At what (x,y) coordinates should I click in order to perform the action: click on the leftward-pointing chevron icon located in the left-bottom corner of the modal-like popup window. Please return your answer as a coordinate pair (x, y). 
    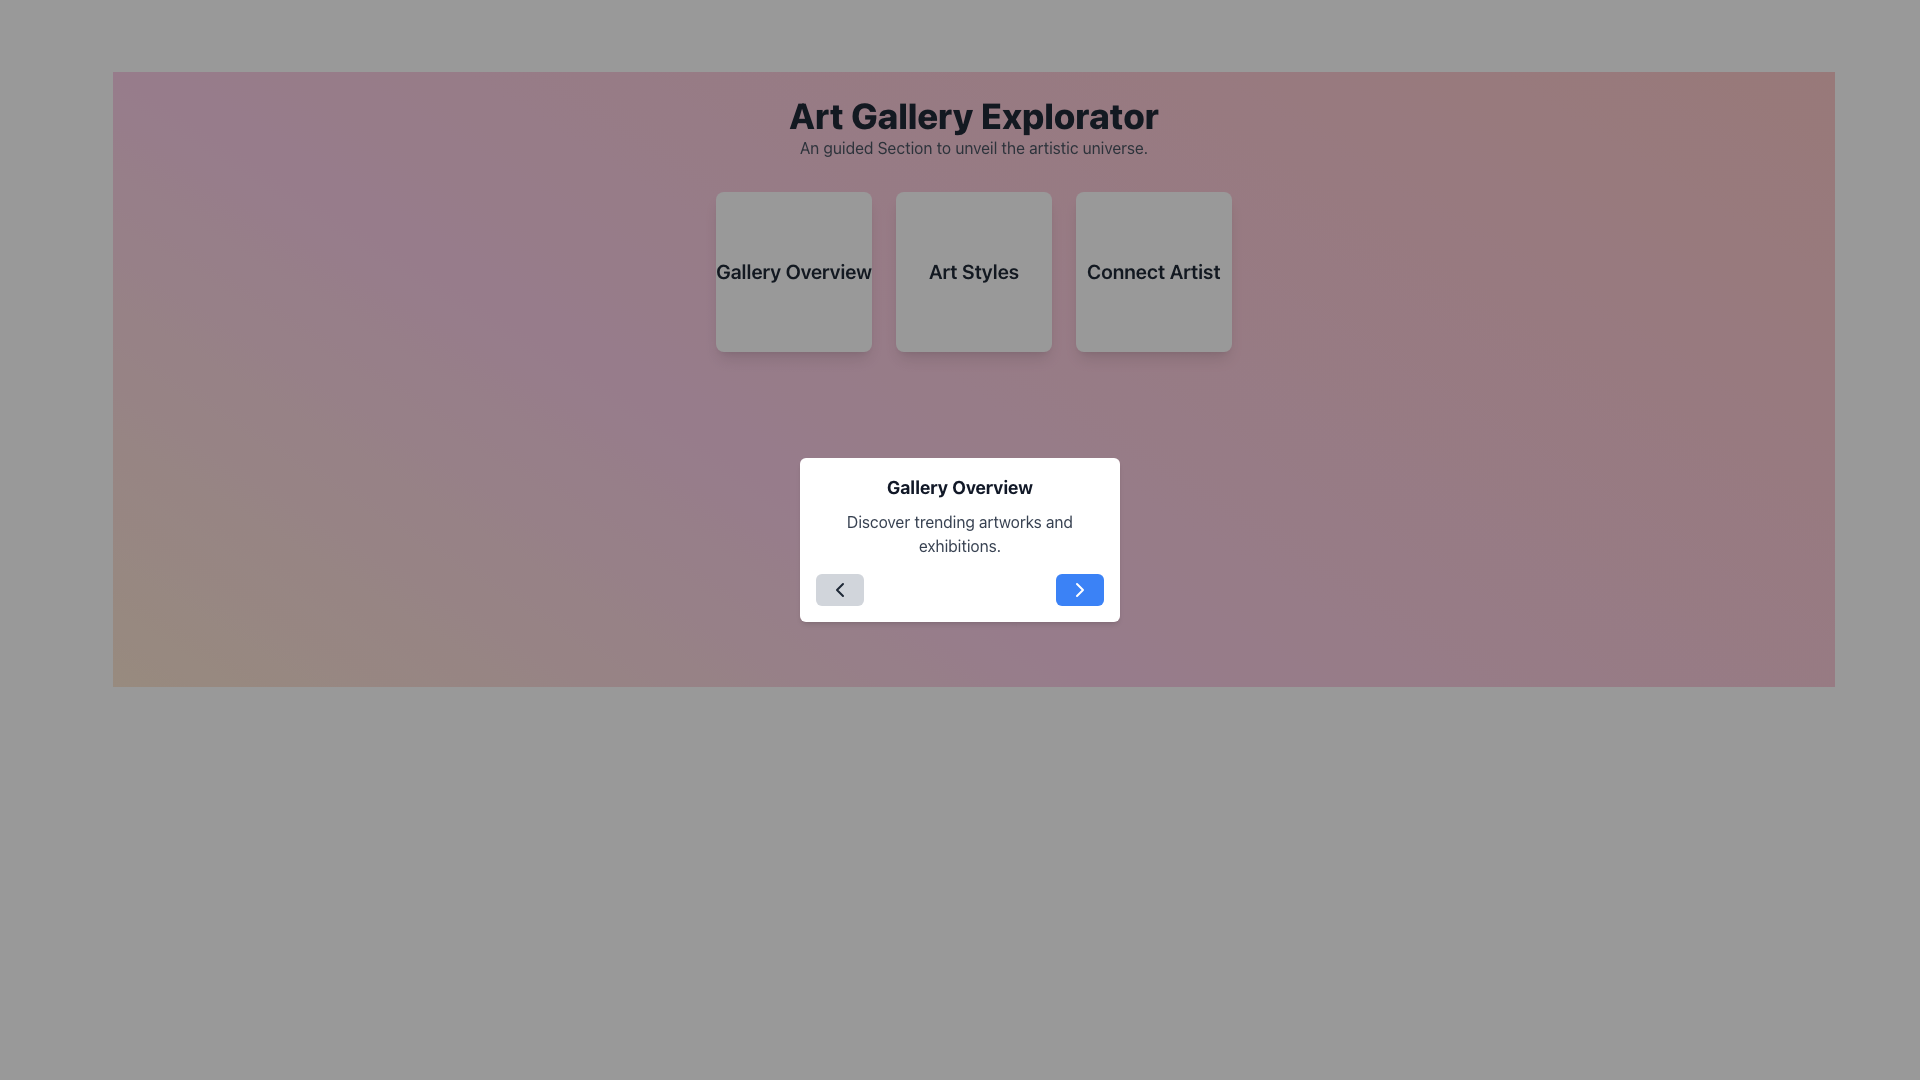
    Looking at the image, I should click on (840, 589).